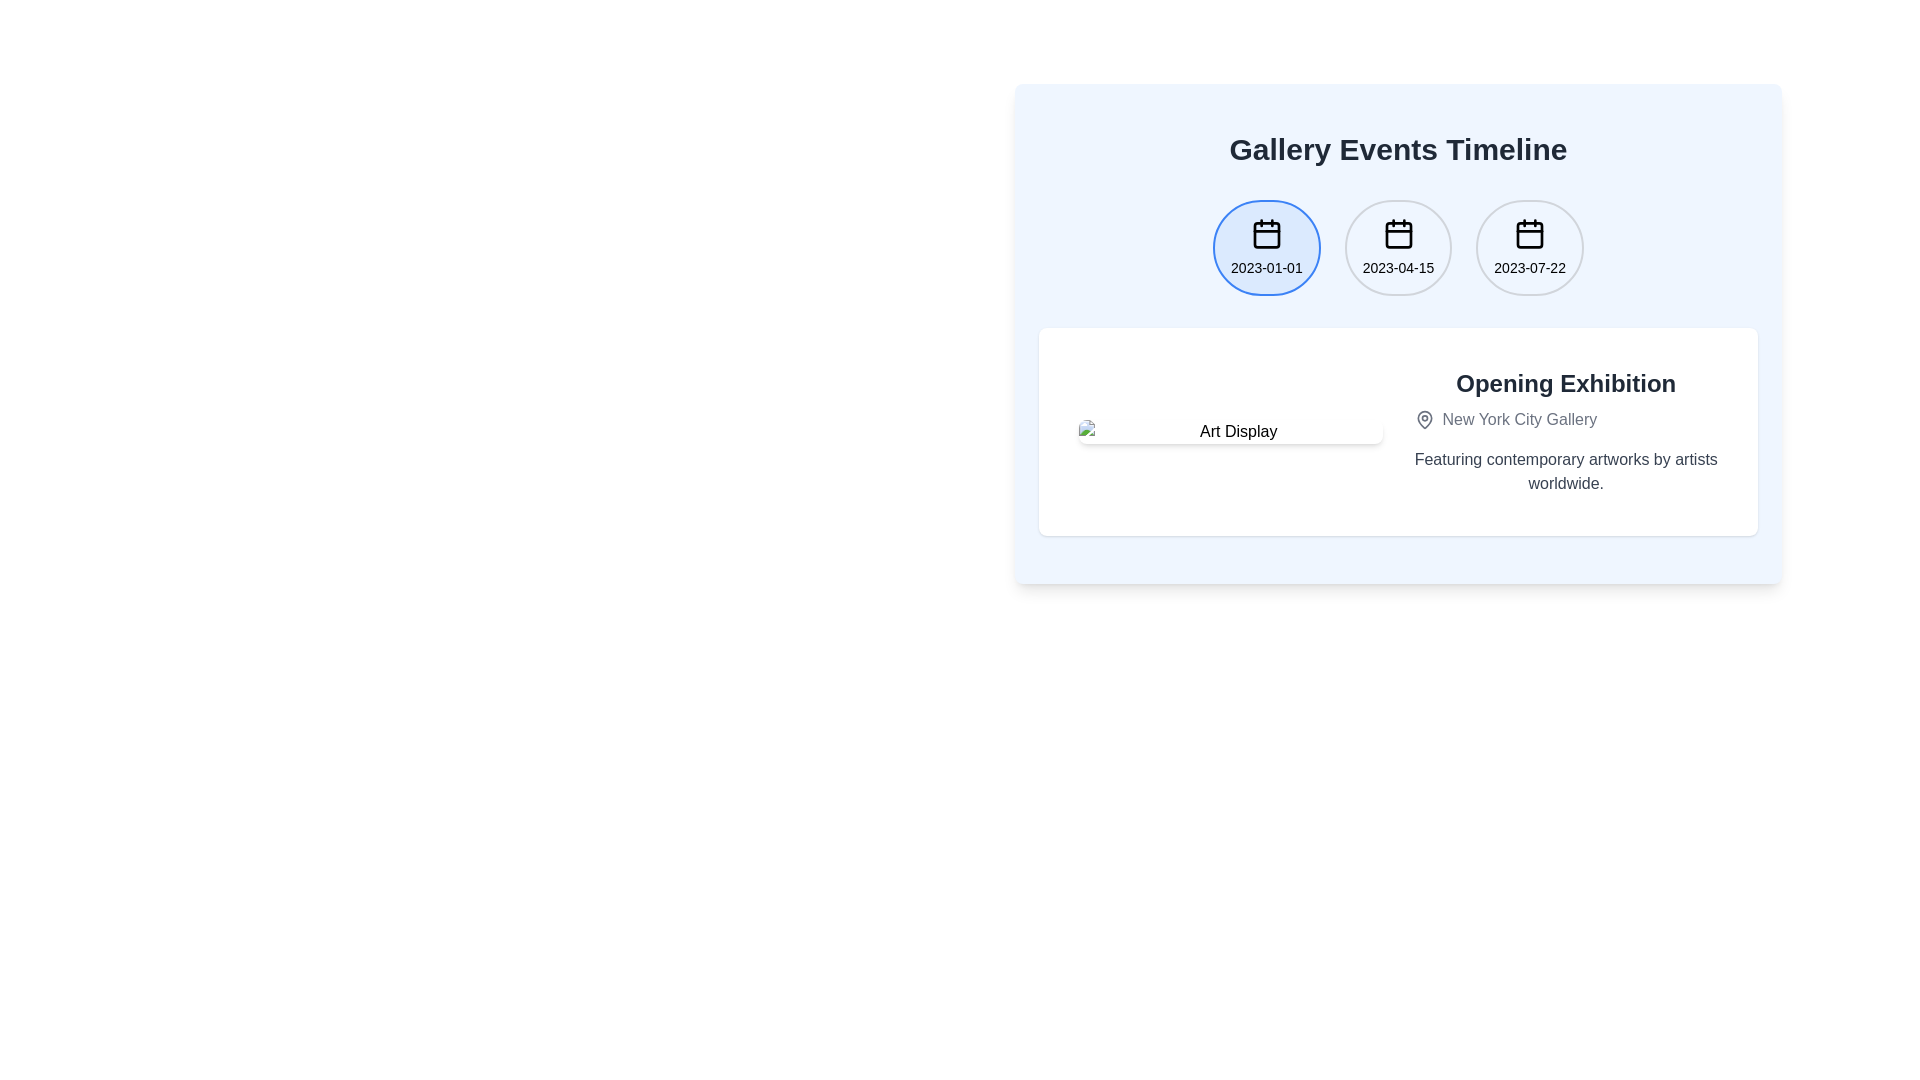  What do you see at coordinates (1397, 233) in the screenshot?
I see `the second calendar icon representing the date '2023-04-15' in the 'Gallery Events Timeline' section` at bounding box center [1397, 233].